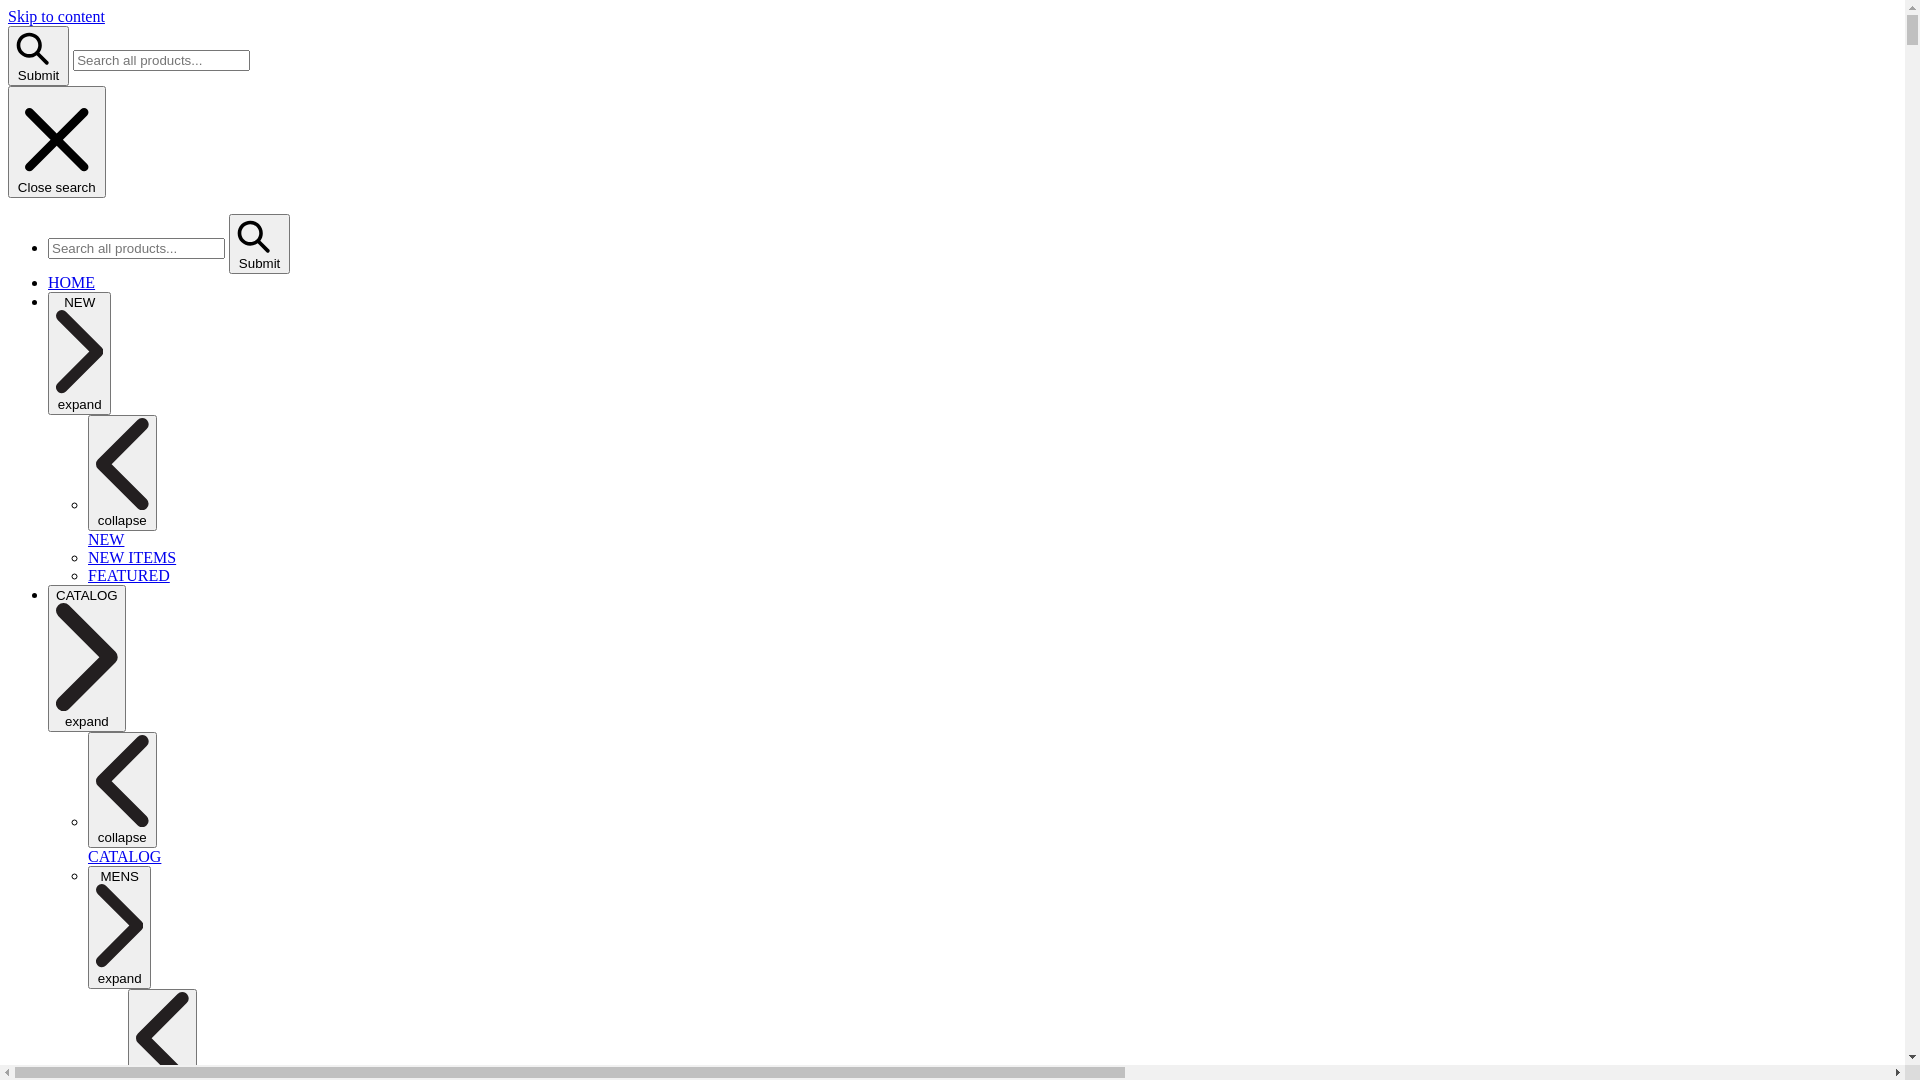  Describe the element at coordinates (56, 16) in the screenshot. I see `'Skip to content'` at that location.